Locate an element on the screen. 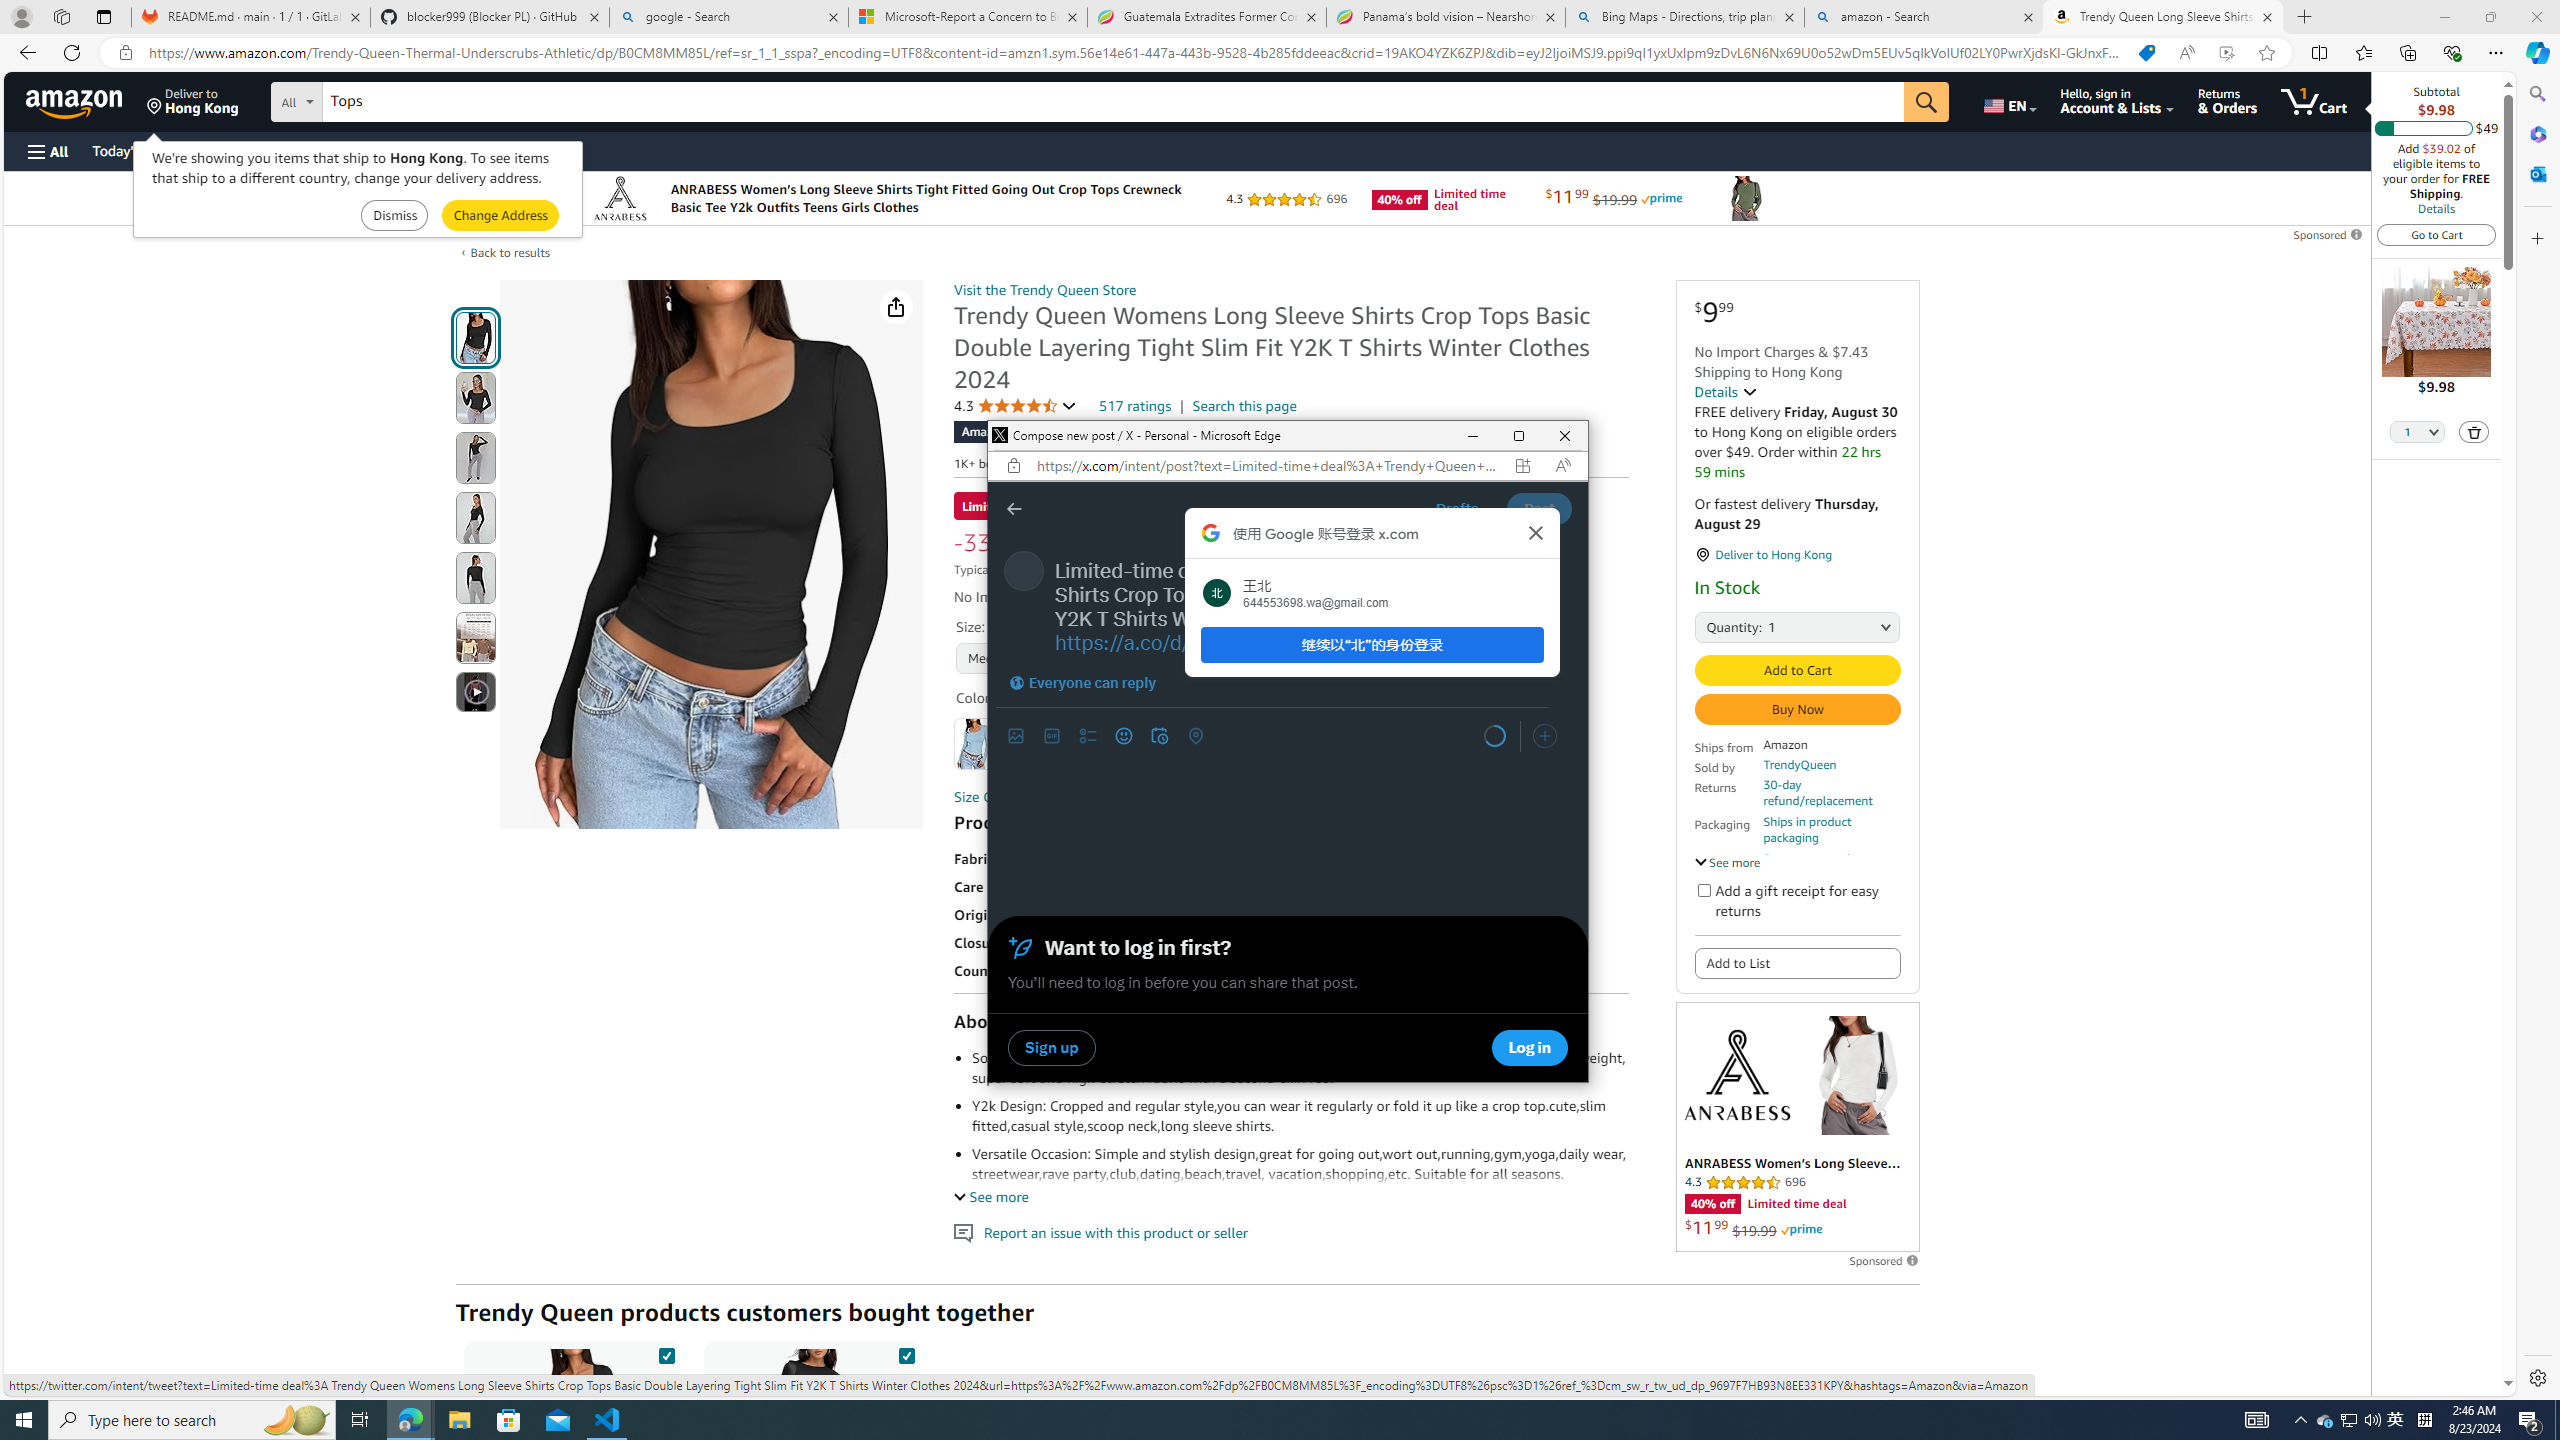 This screenshot has height=1440, width=2560. 'You have the best price!' is located at coordinates (2145, 53).